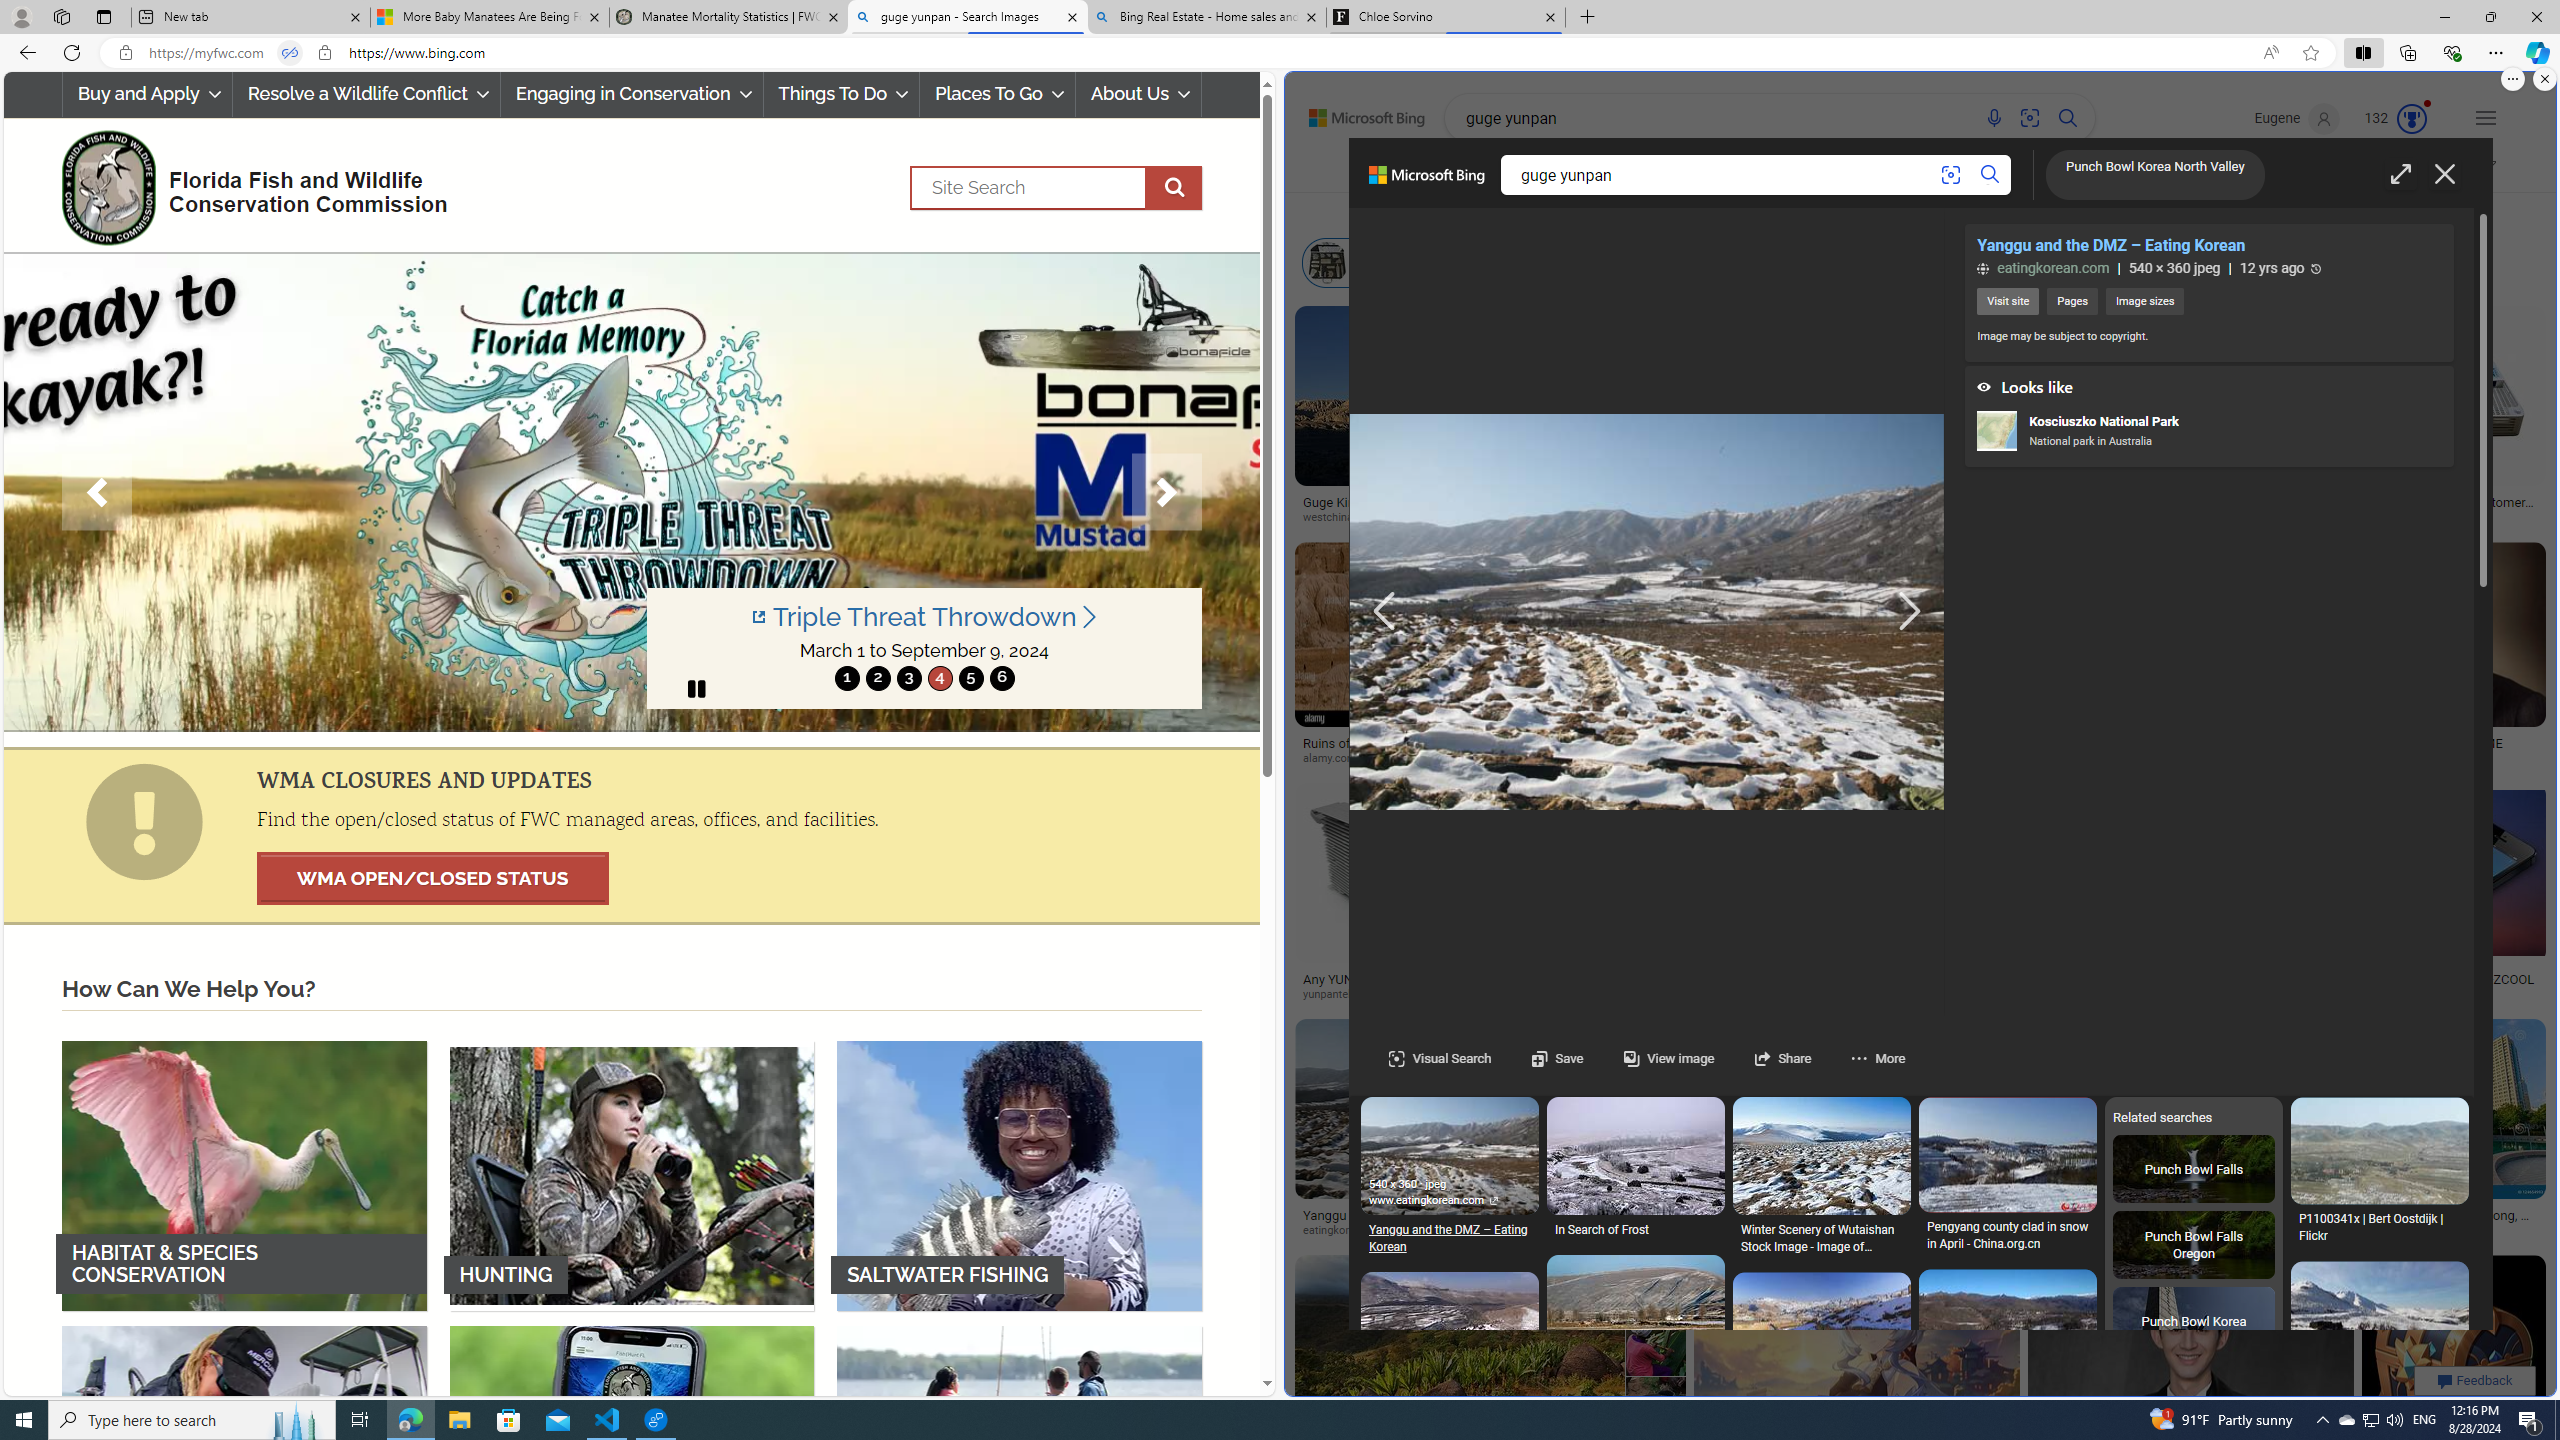 The width and height of the screenshot is (2560, 1440). Describe the element at coordinates (966, 16) in the screenshot. I see `'guge yunpan - Search Images'` at that location.